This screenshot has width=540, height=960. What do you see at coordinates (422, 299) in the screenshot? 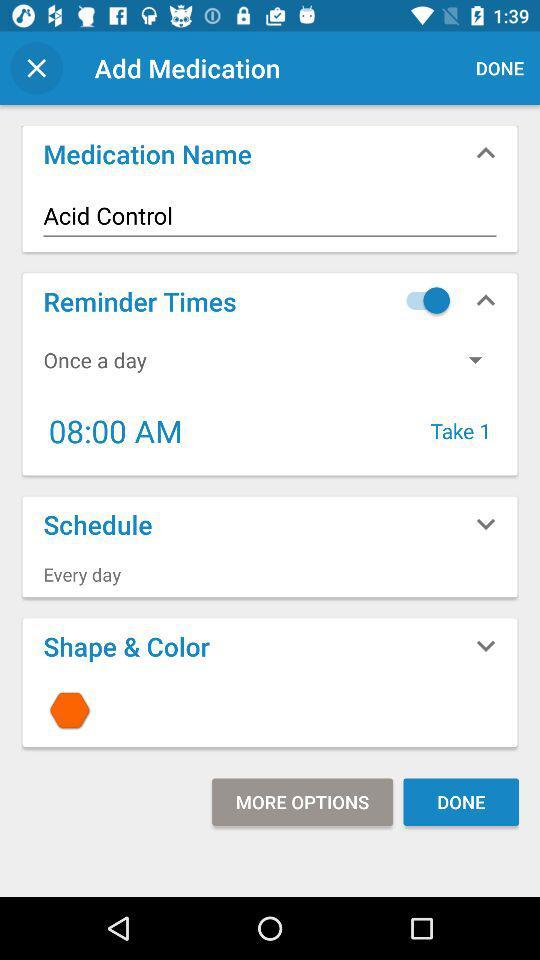
I see `alarm on or off` at bounding box center [422, 299].